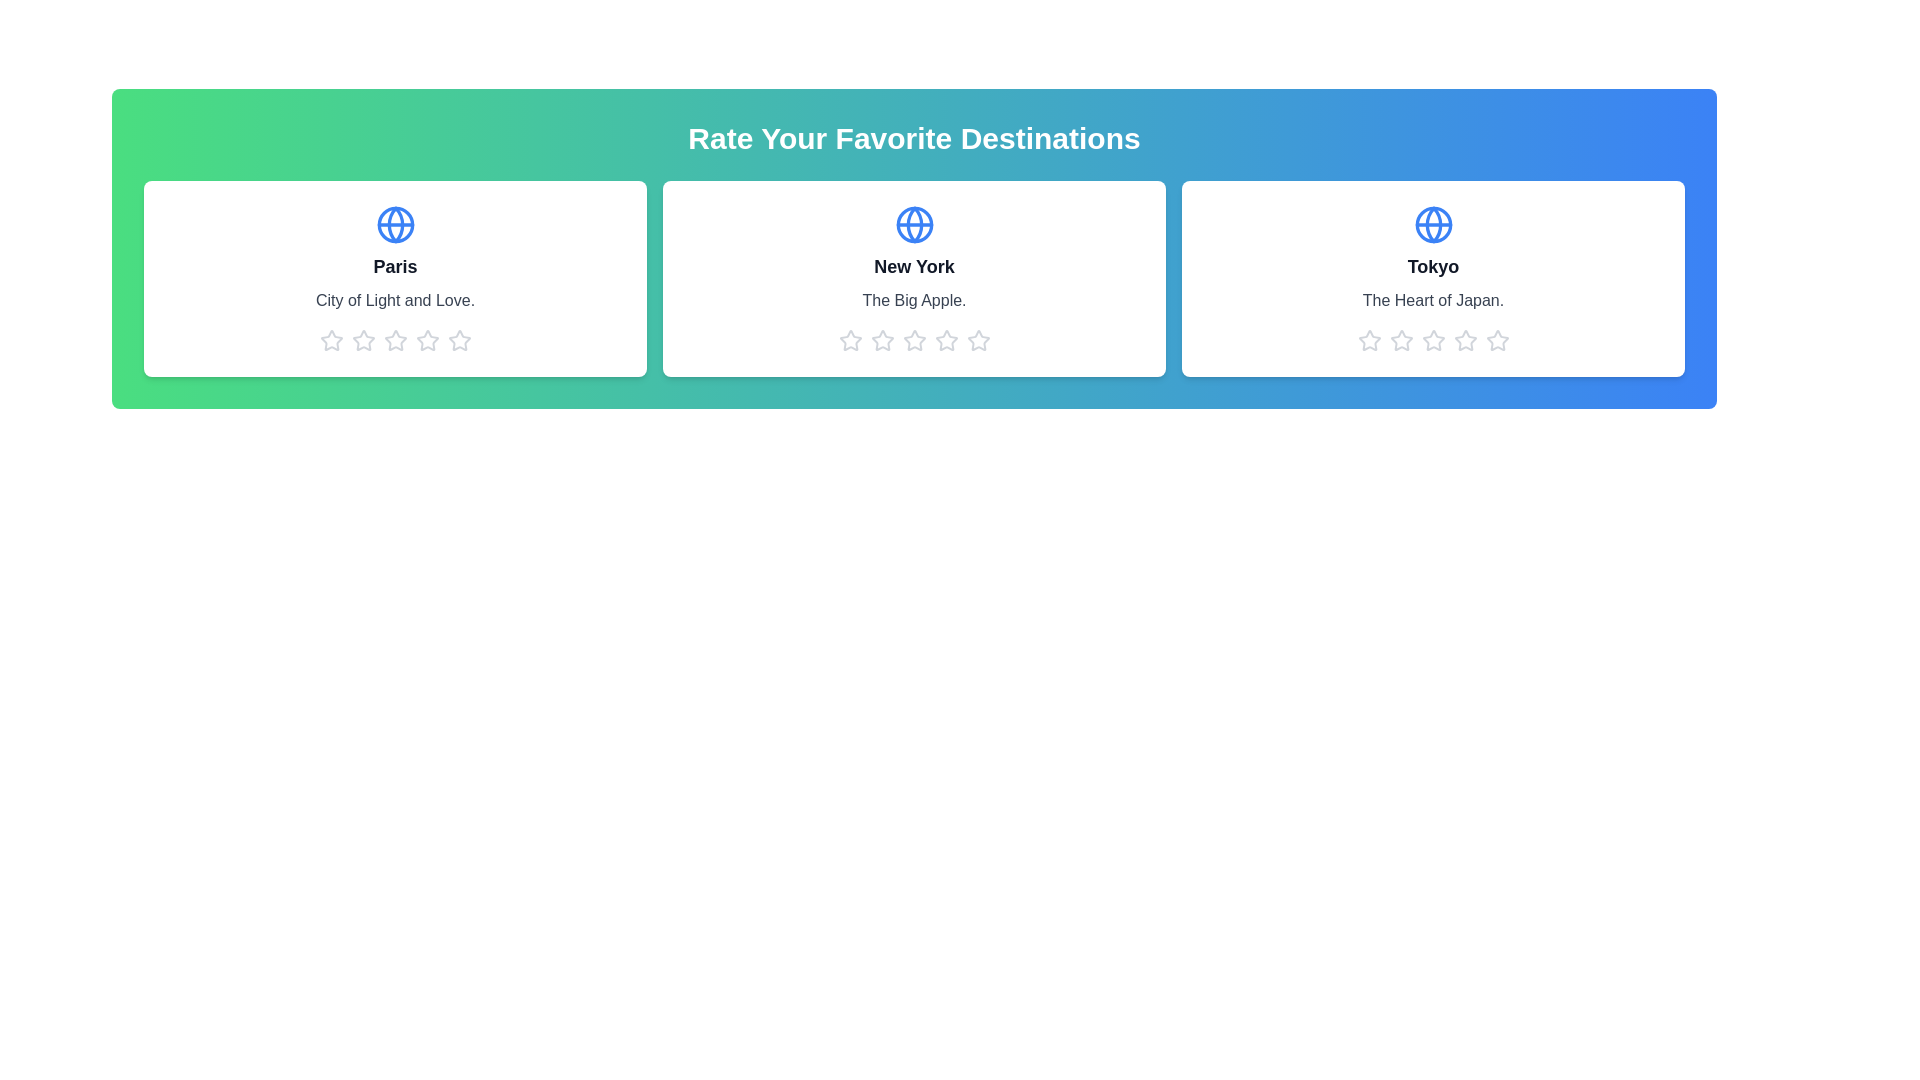 This screenshot has height=1080, width=1920. What do you see at coordinates (395, 224) in the screenshot?
I see `the globe icon to observe its details` at bounding box center [395, 224].